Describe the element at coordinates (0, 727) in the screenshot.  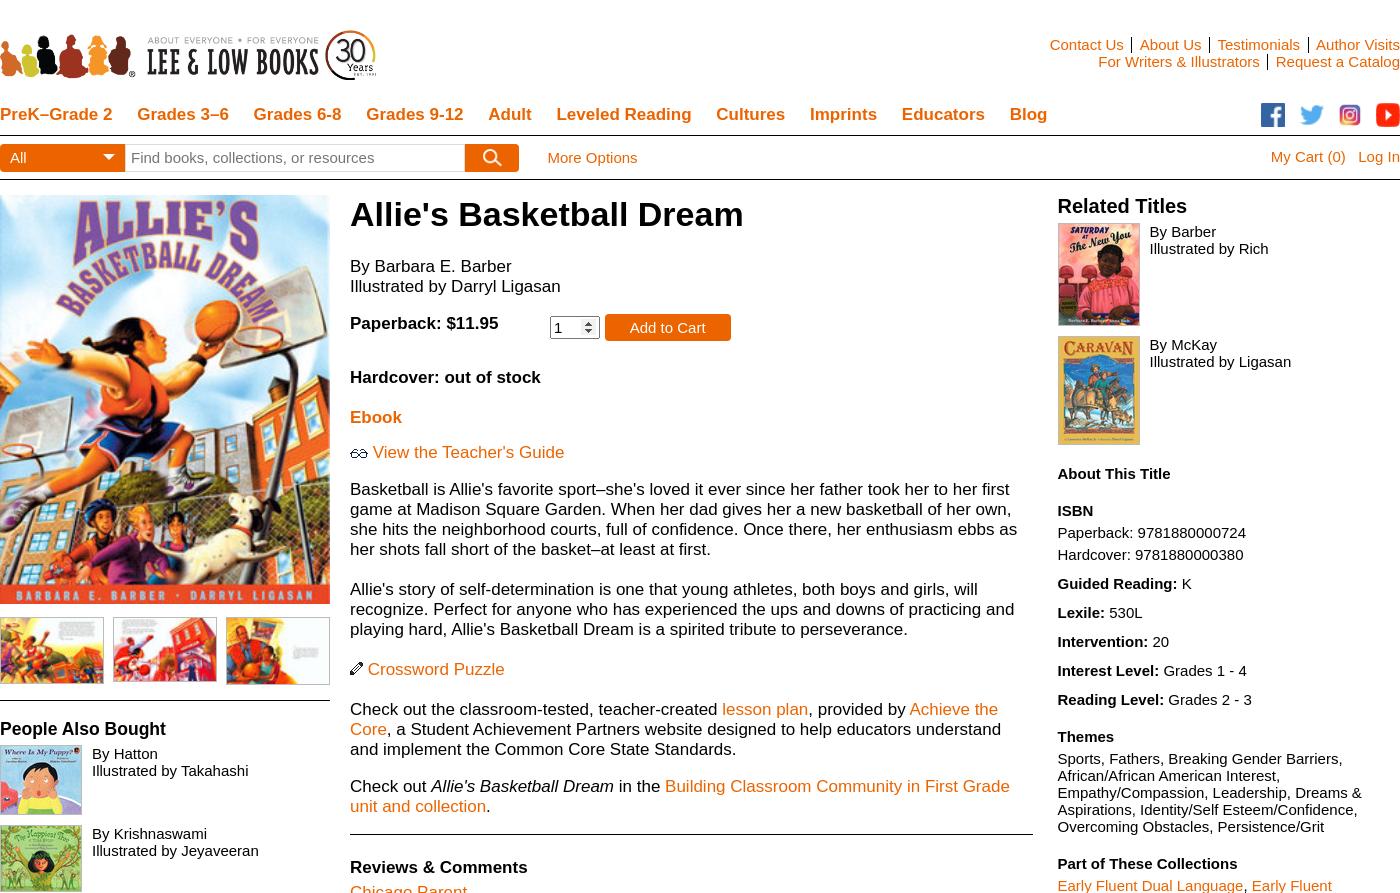
I see `'People Also Bought'` at that location.